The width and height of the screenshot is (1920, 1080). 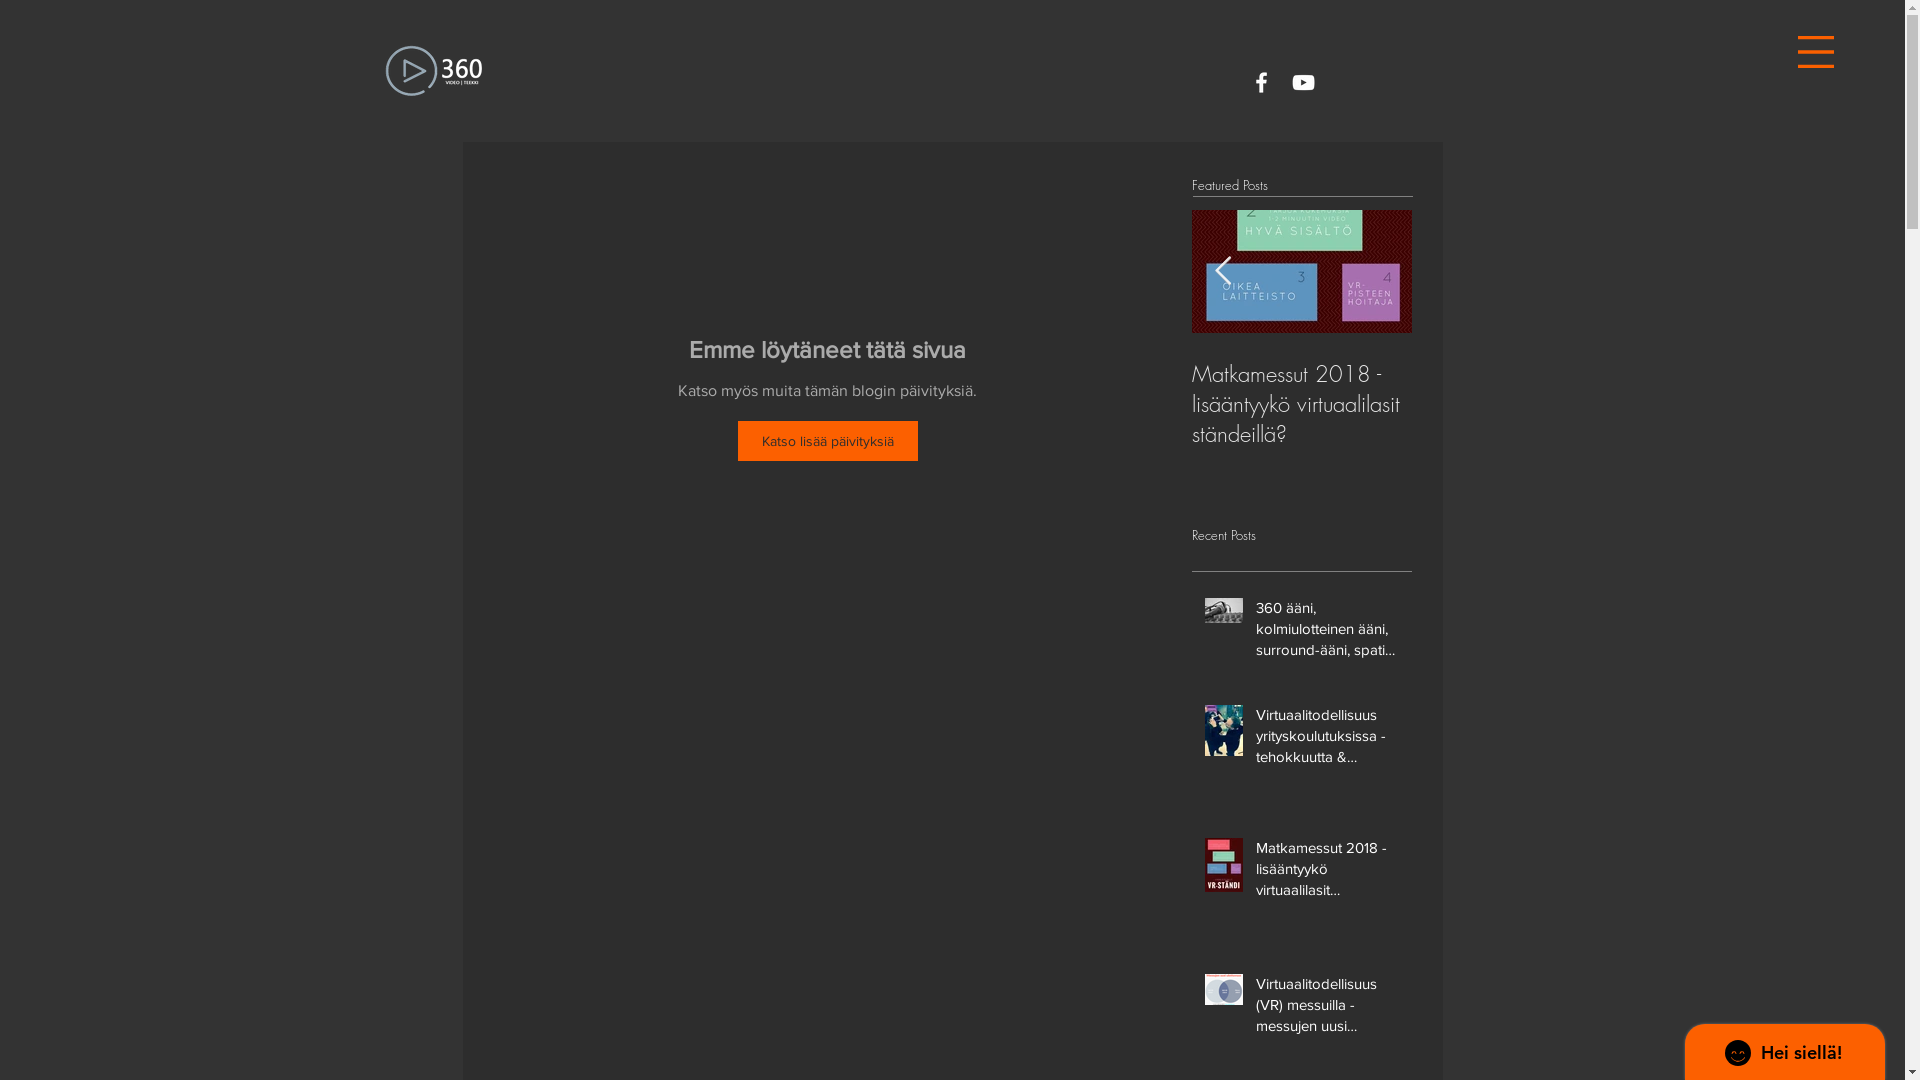 I want to click on '360LOGO TRANSP WHITE.png', so click(x=431, y=69).